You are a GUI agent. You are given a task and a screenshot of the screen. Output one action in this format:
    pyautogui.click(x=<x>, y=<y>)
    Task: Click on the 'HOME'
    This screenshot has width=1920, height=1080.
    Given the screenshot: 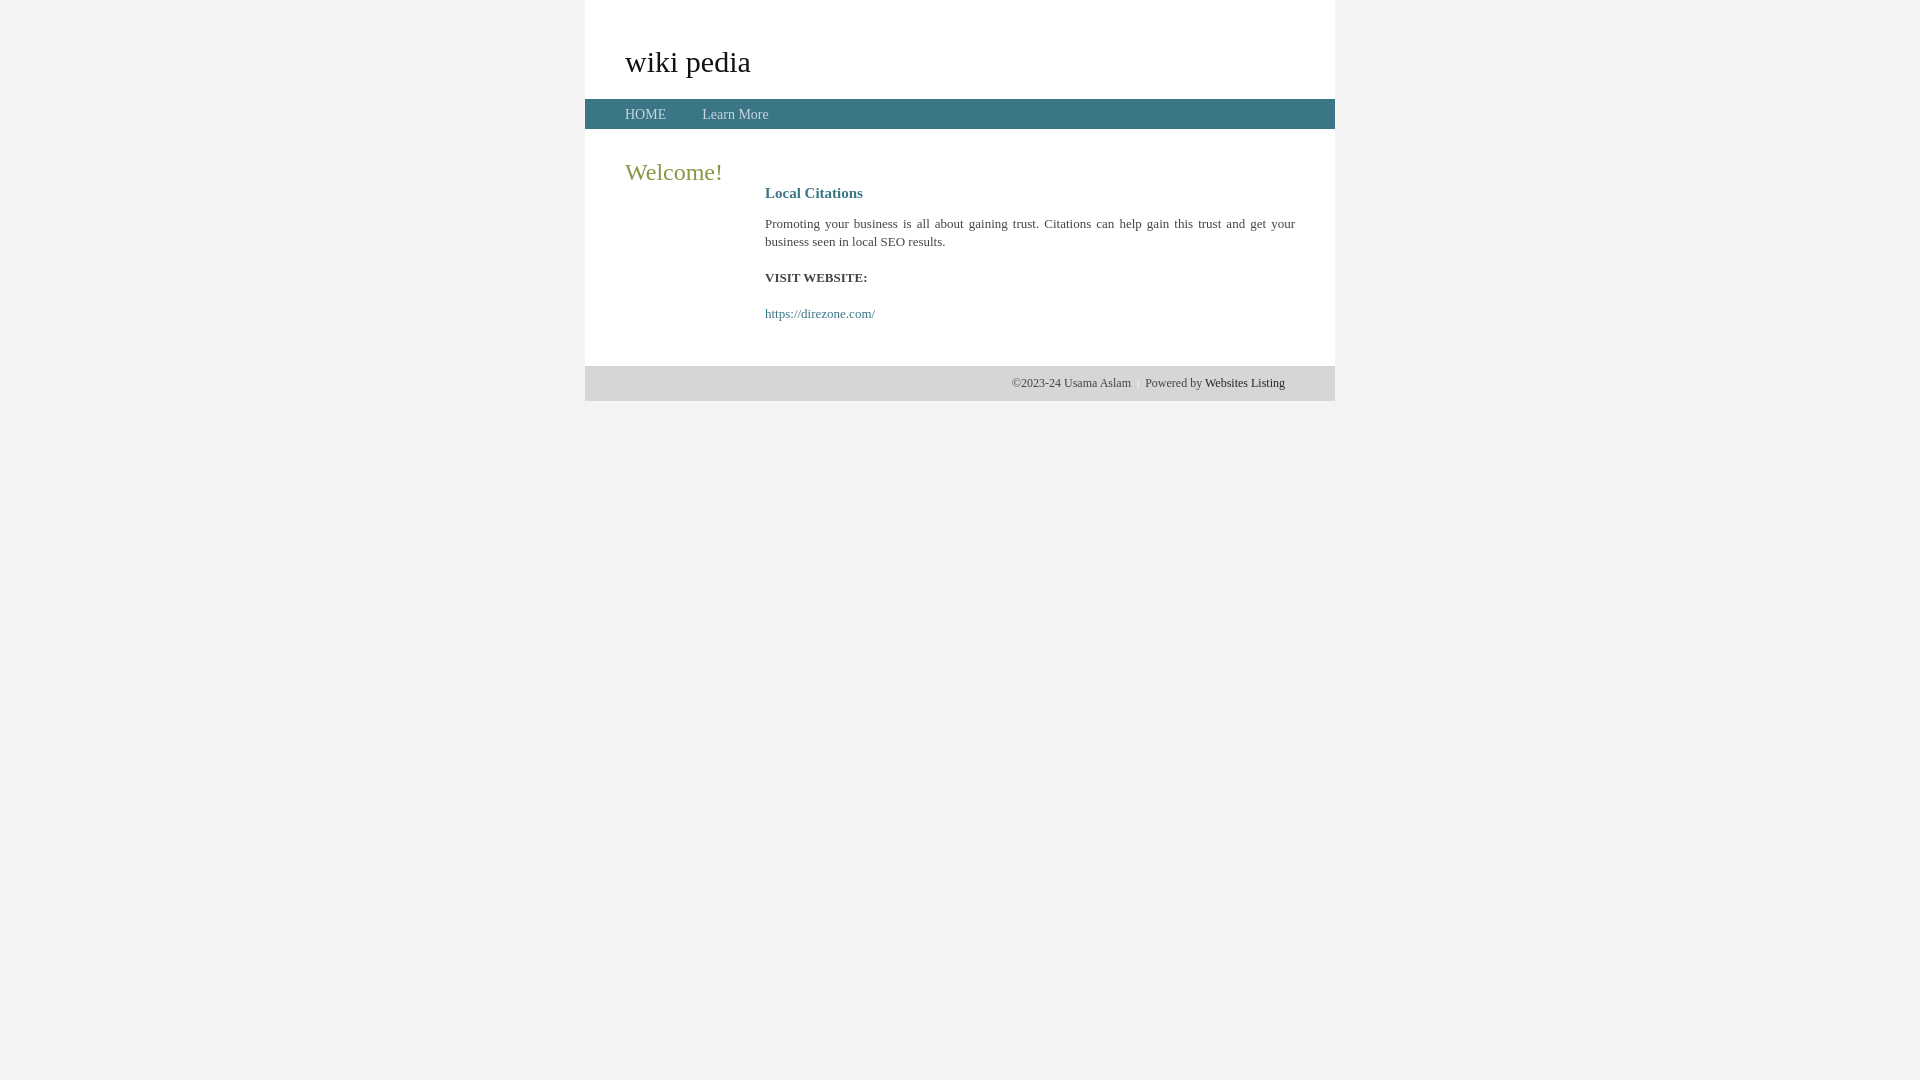 What is the action you would take?
    pyautogui.click(x=645, y=114)
    